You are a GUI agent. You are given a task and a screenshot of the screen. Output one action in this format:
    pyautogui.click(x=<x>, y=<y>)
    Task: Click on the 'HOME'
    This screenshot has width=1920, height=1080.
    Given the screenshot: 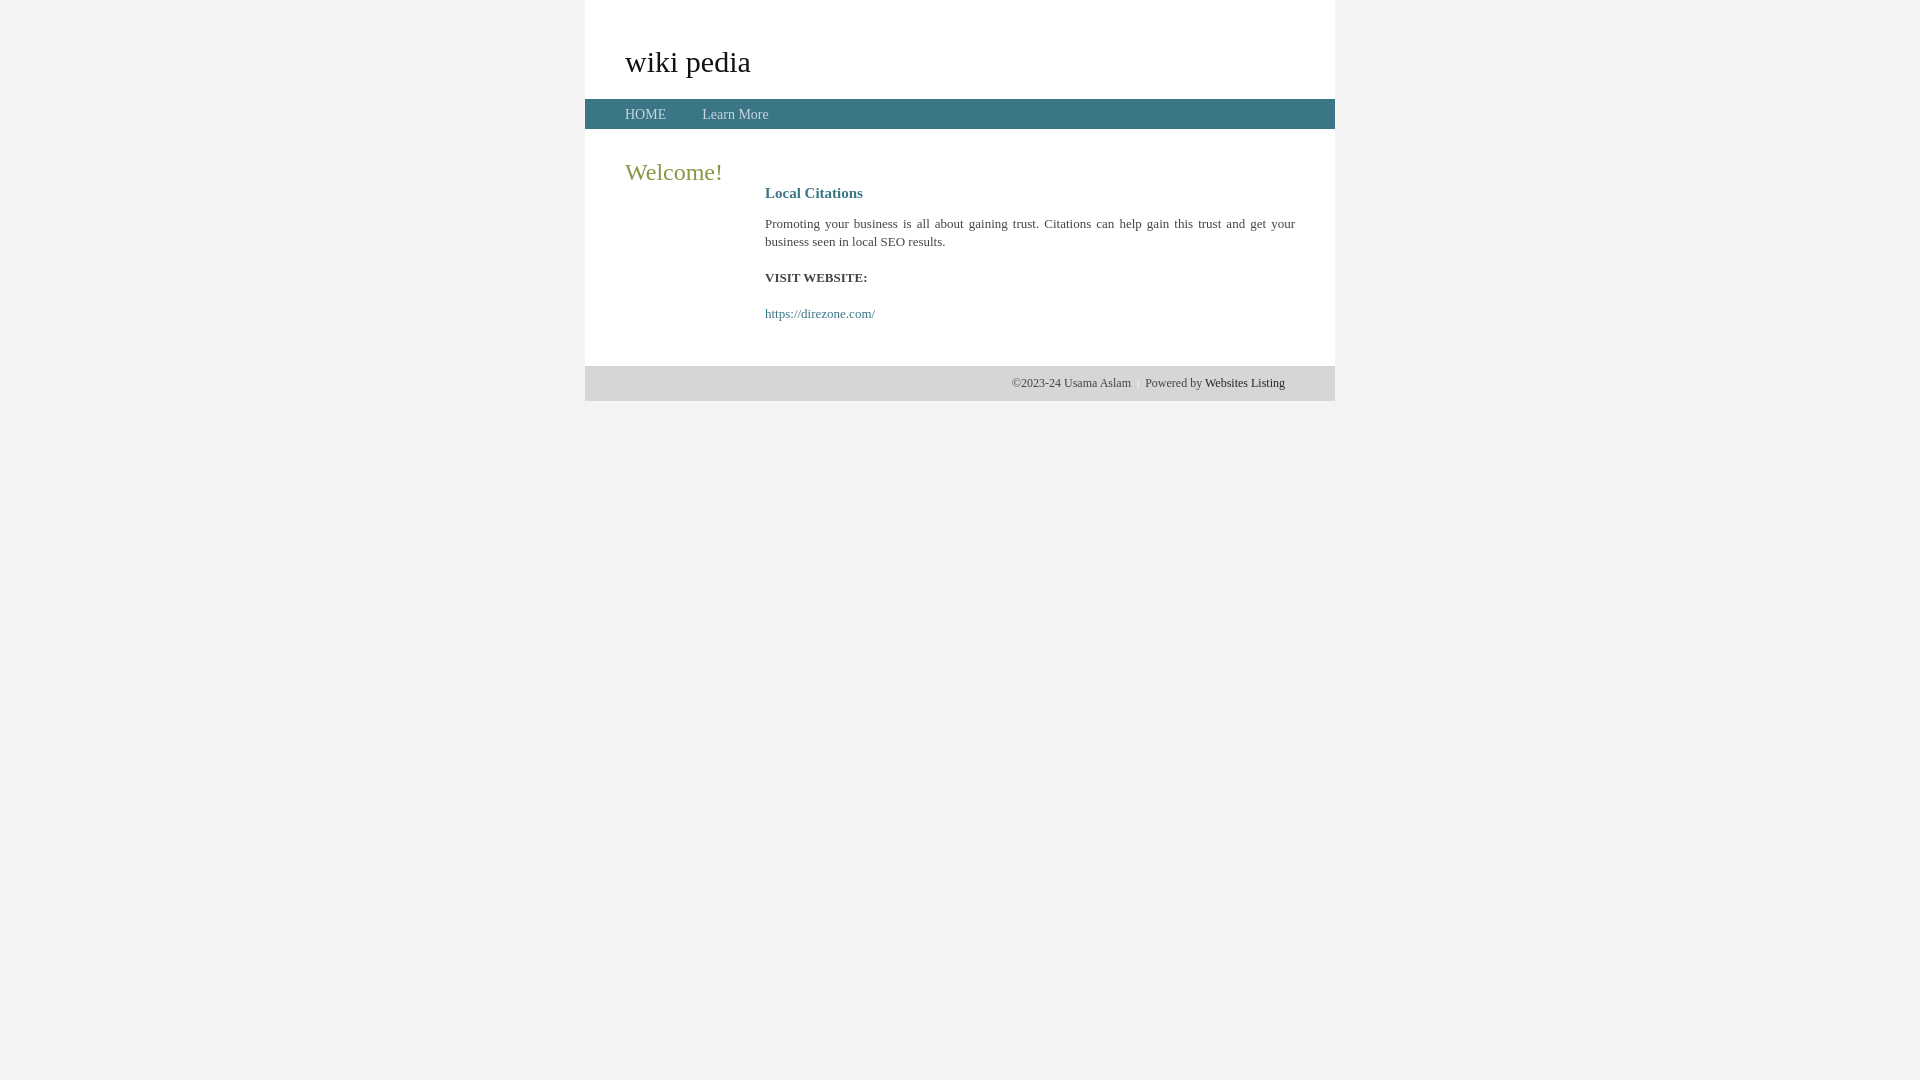 What is the action you would take?
    pyautogui.click(x=645, y=114)
    